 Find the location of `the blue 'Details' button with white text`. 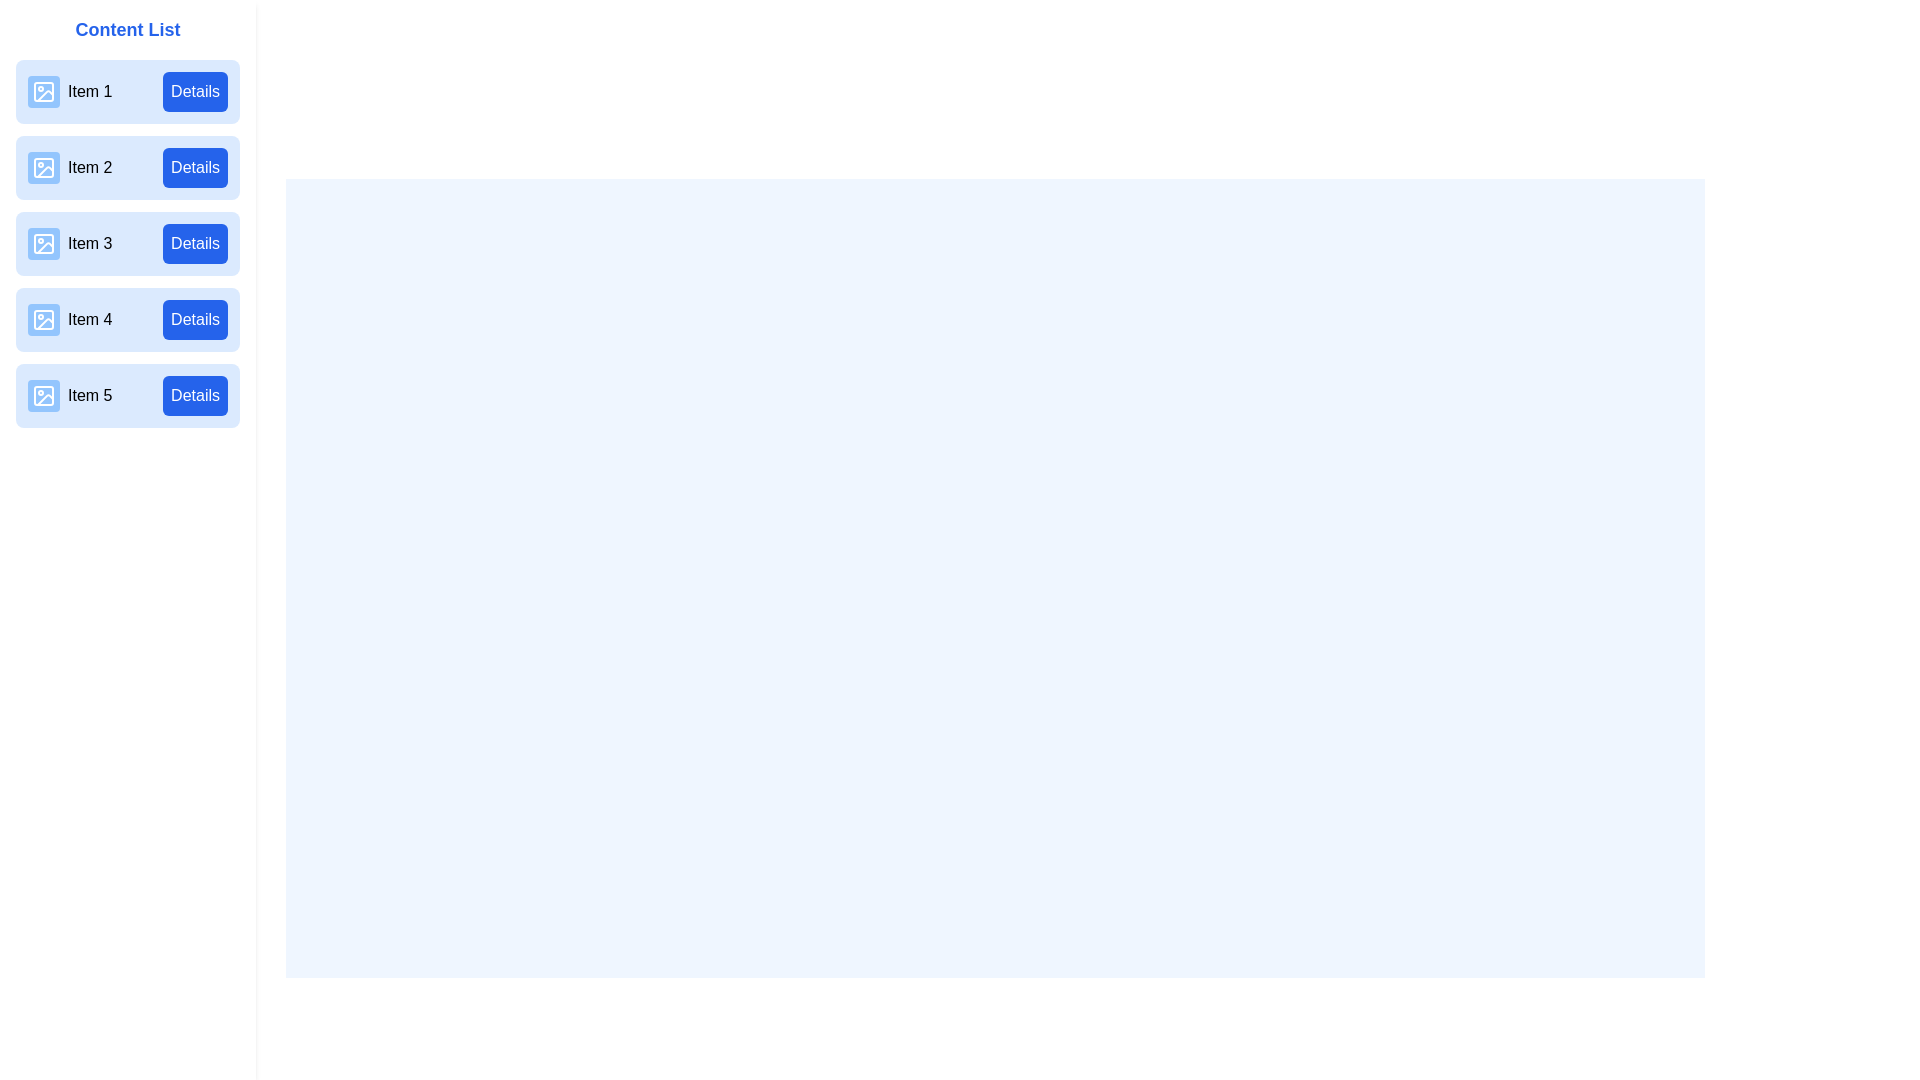

the blue 'Details' button with white text is located at coordinates (195, 396).